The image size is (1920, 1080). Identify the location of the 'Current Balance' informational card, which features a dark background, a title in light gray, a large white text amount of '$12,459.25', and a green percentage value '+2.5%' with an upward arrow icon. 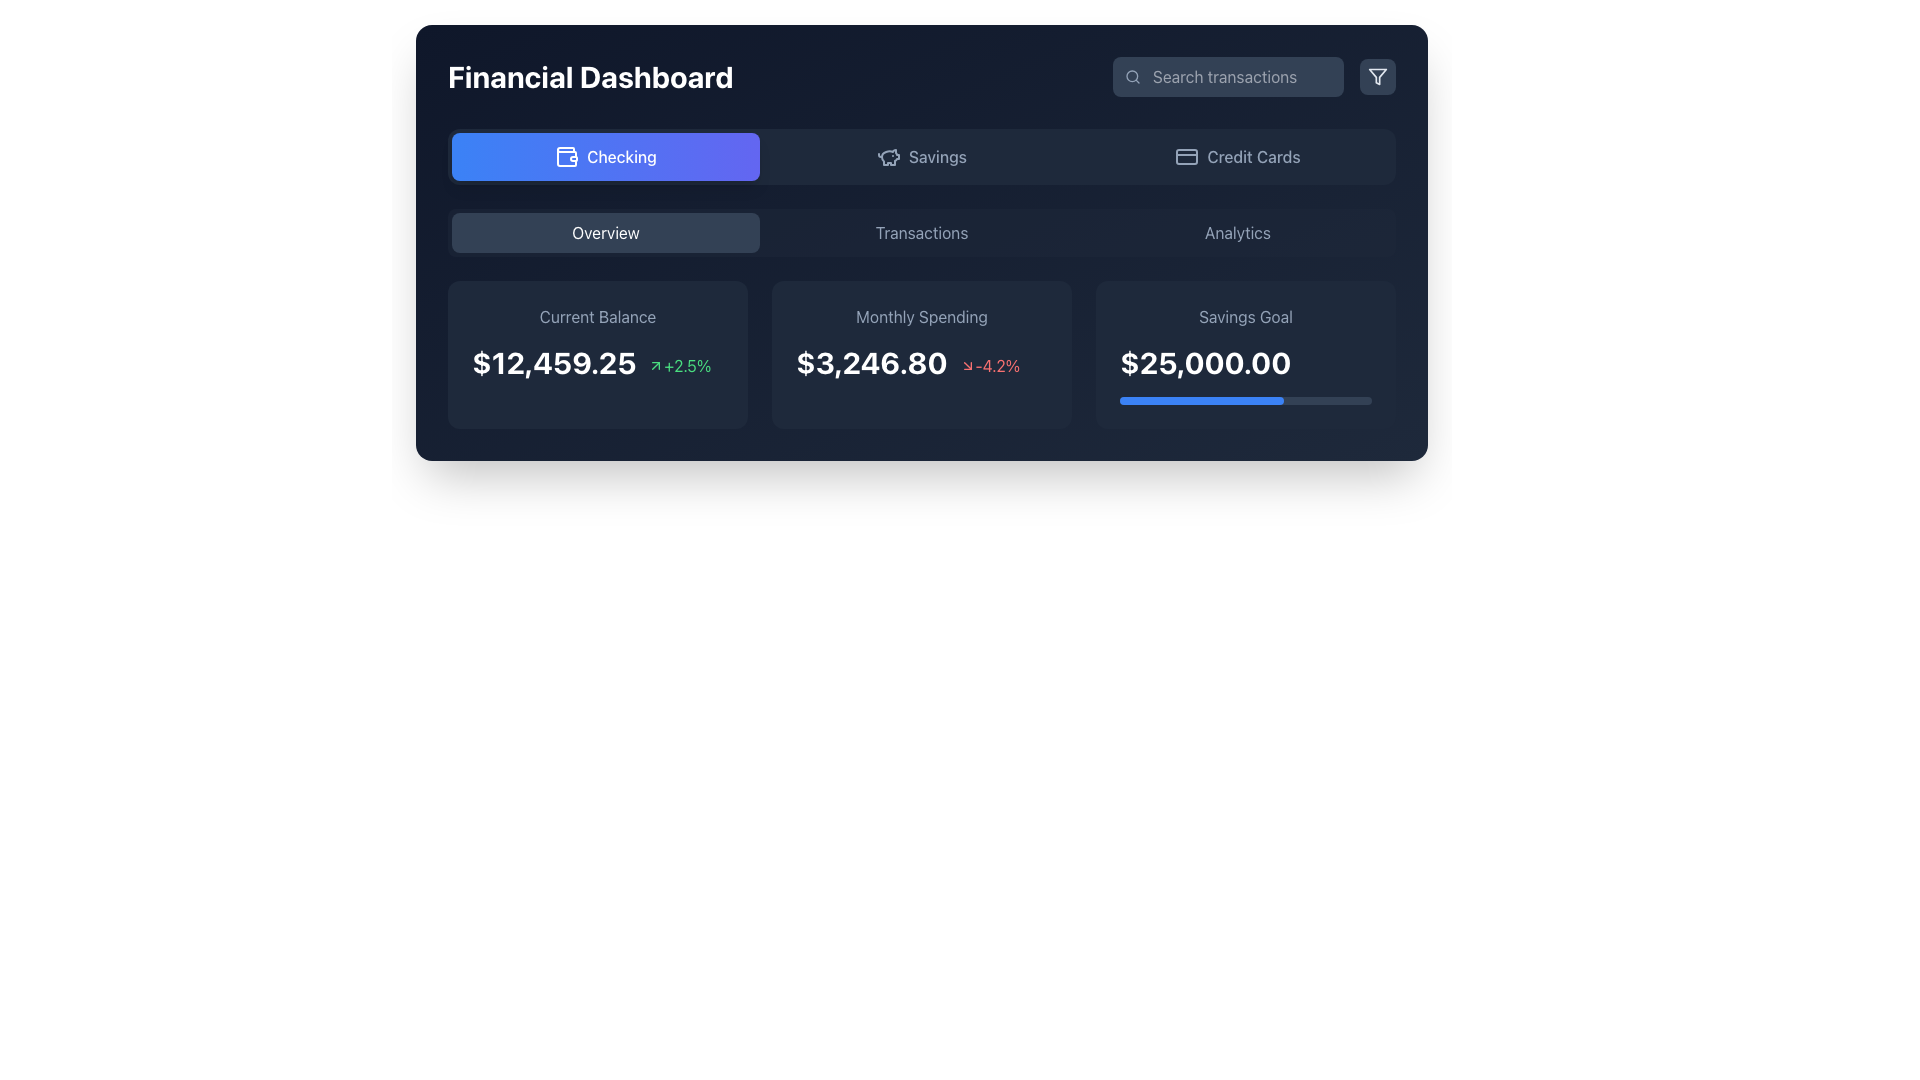
(597, 353).